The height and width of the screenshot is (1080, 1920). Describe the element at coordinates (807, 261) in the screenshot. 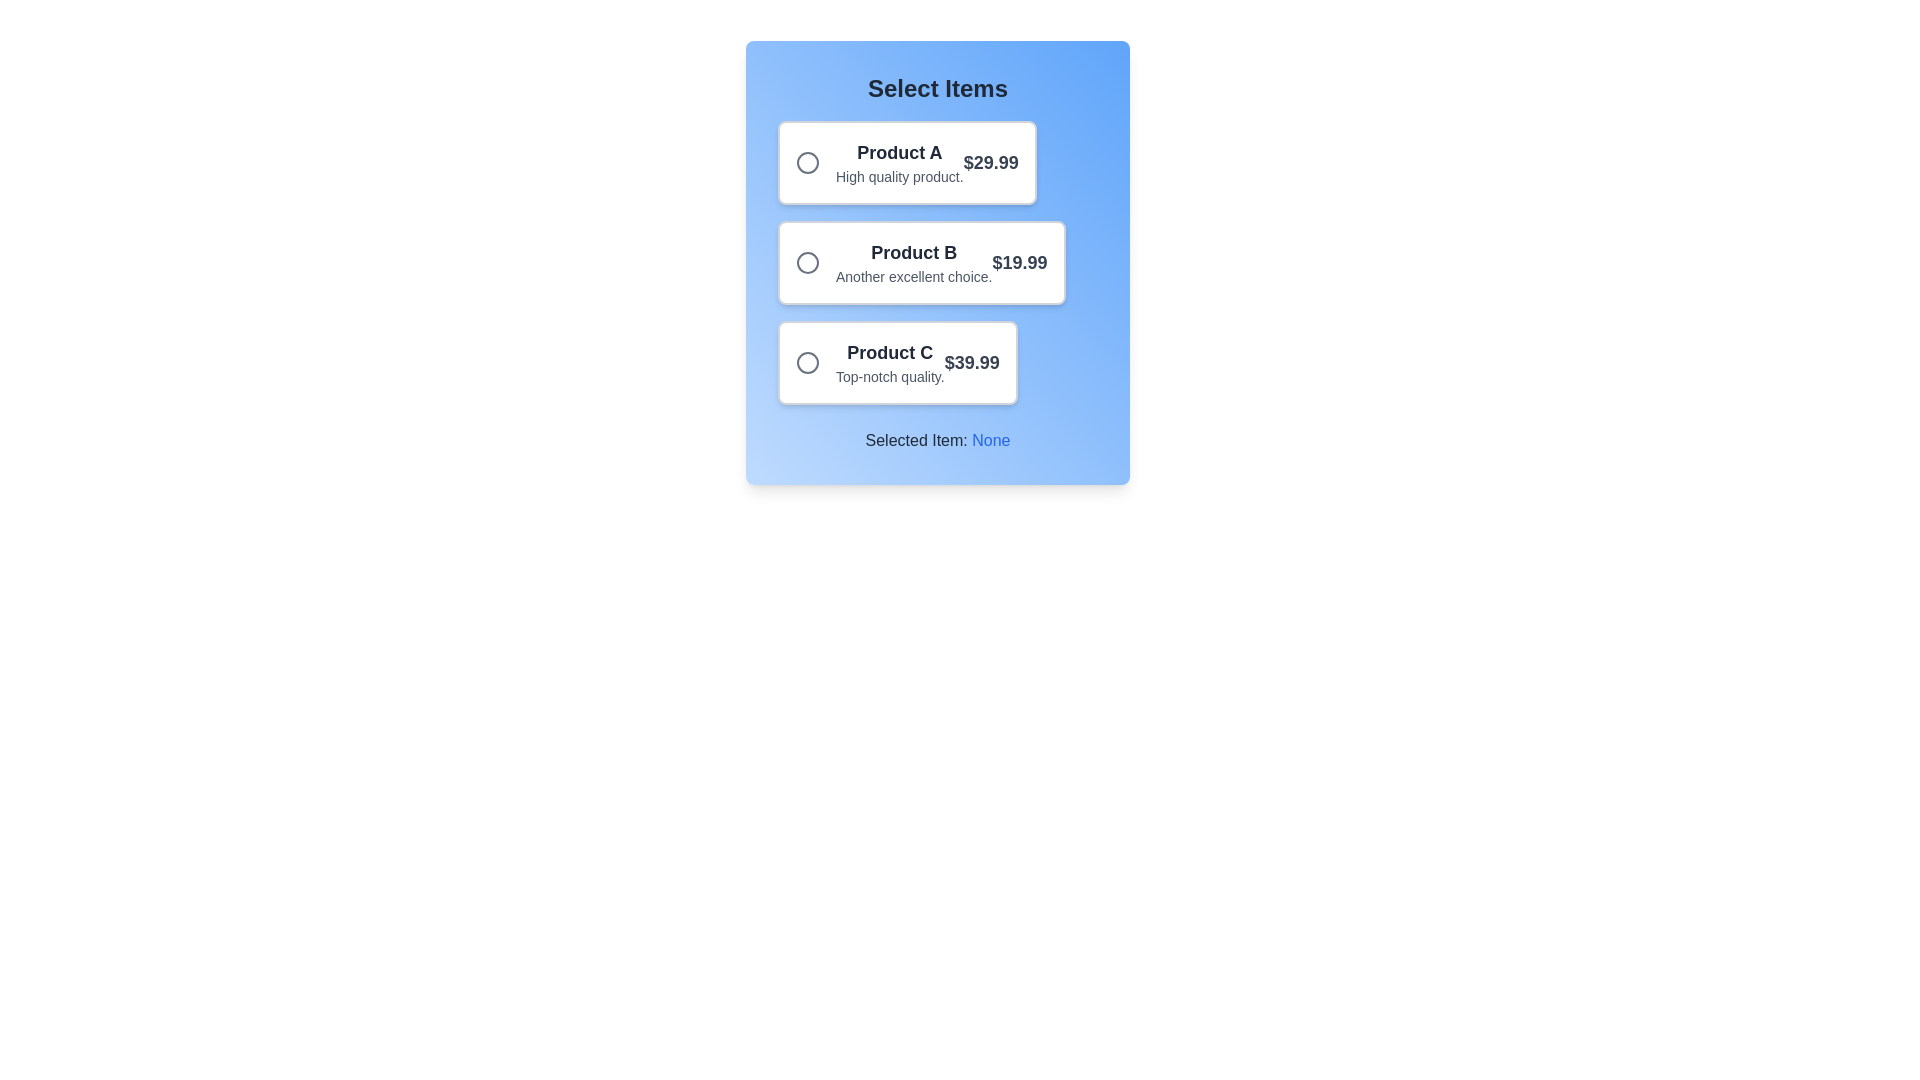

I see `the SVG circle graphic representing the radio button for the second option labeled 'Product B'` at that location.